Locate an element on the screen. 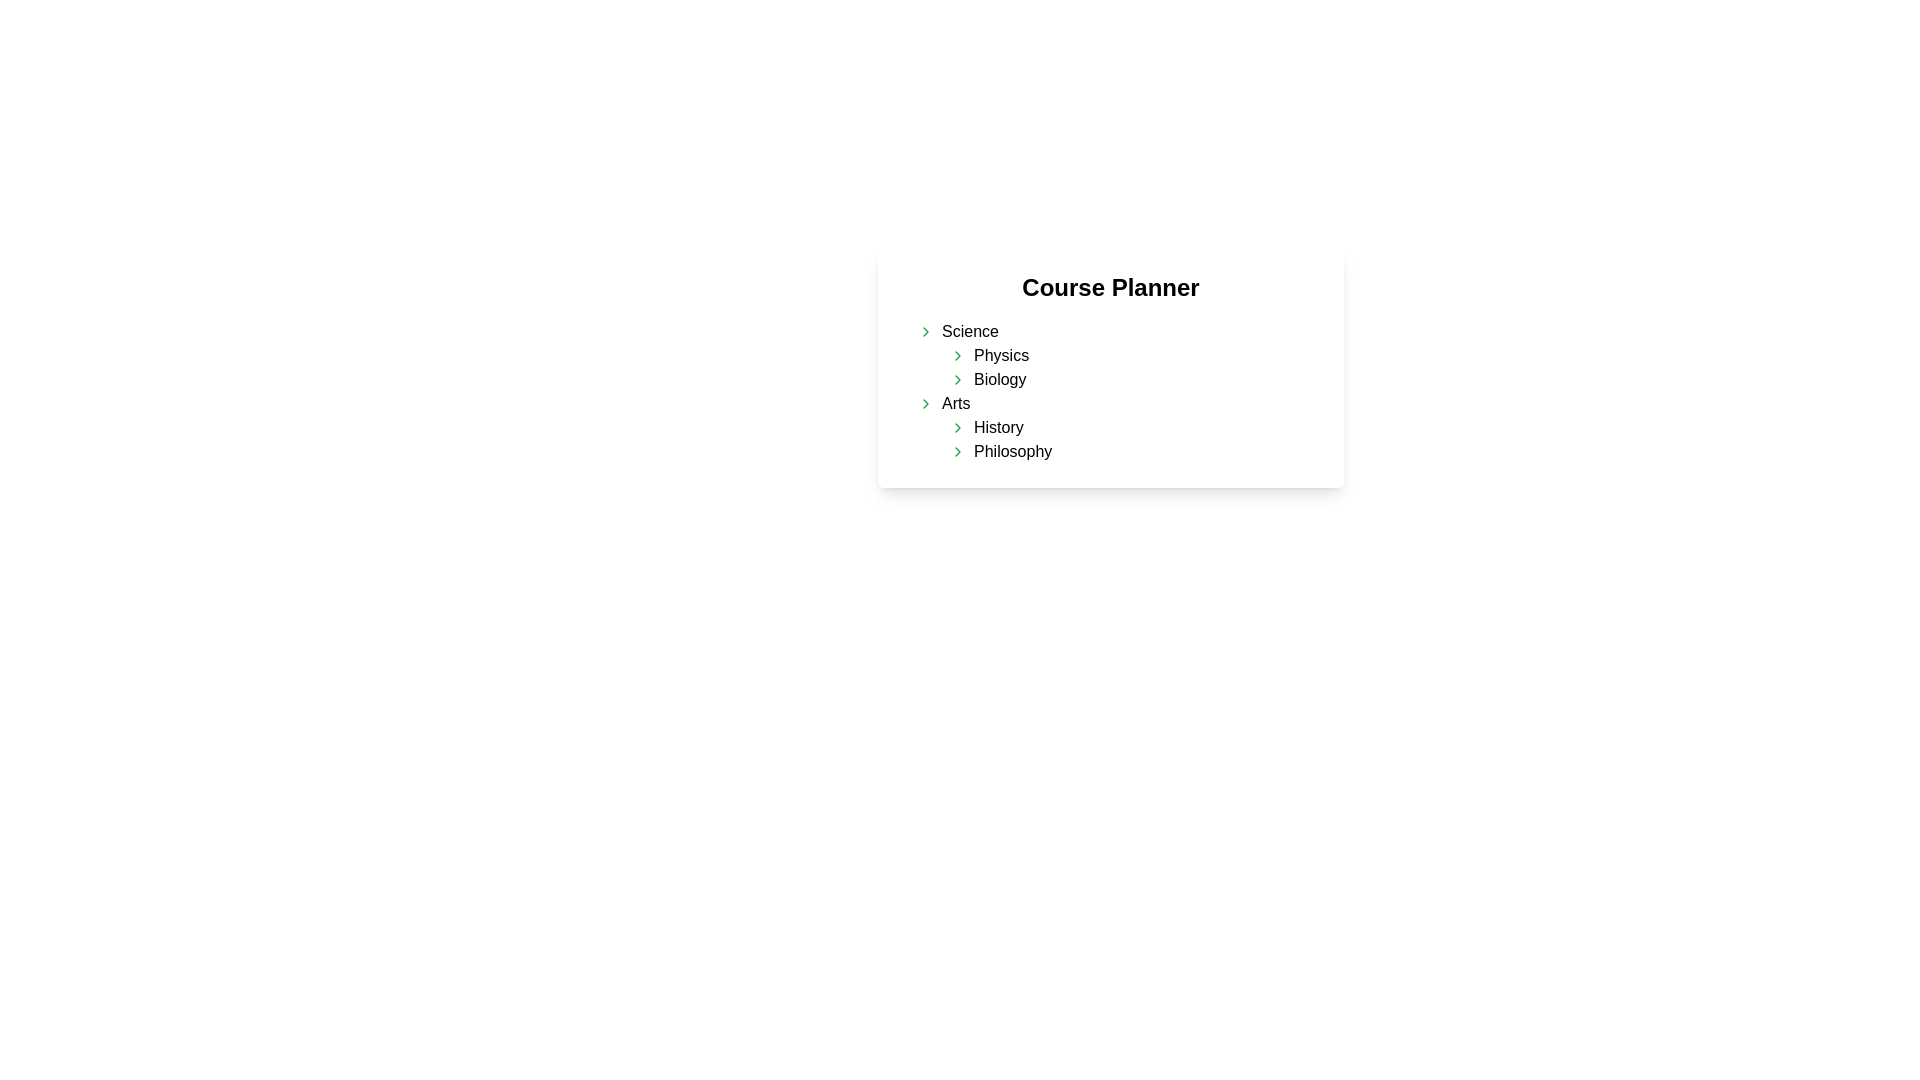 This screenshot has height=1080, width=1920. the right-pointing chevron icon with a green stroke next to the text 'Physics' is located at coordinates (957, 354).